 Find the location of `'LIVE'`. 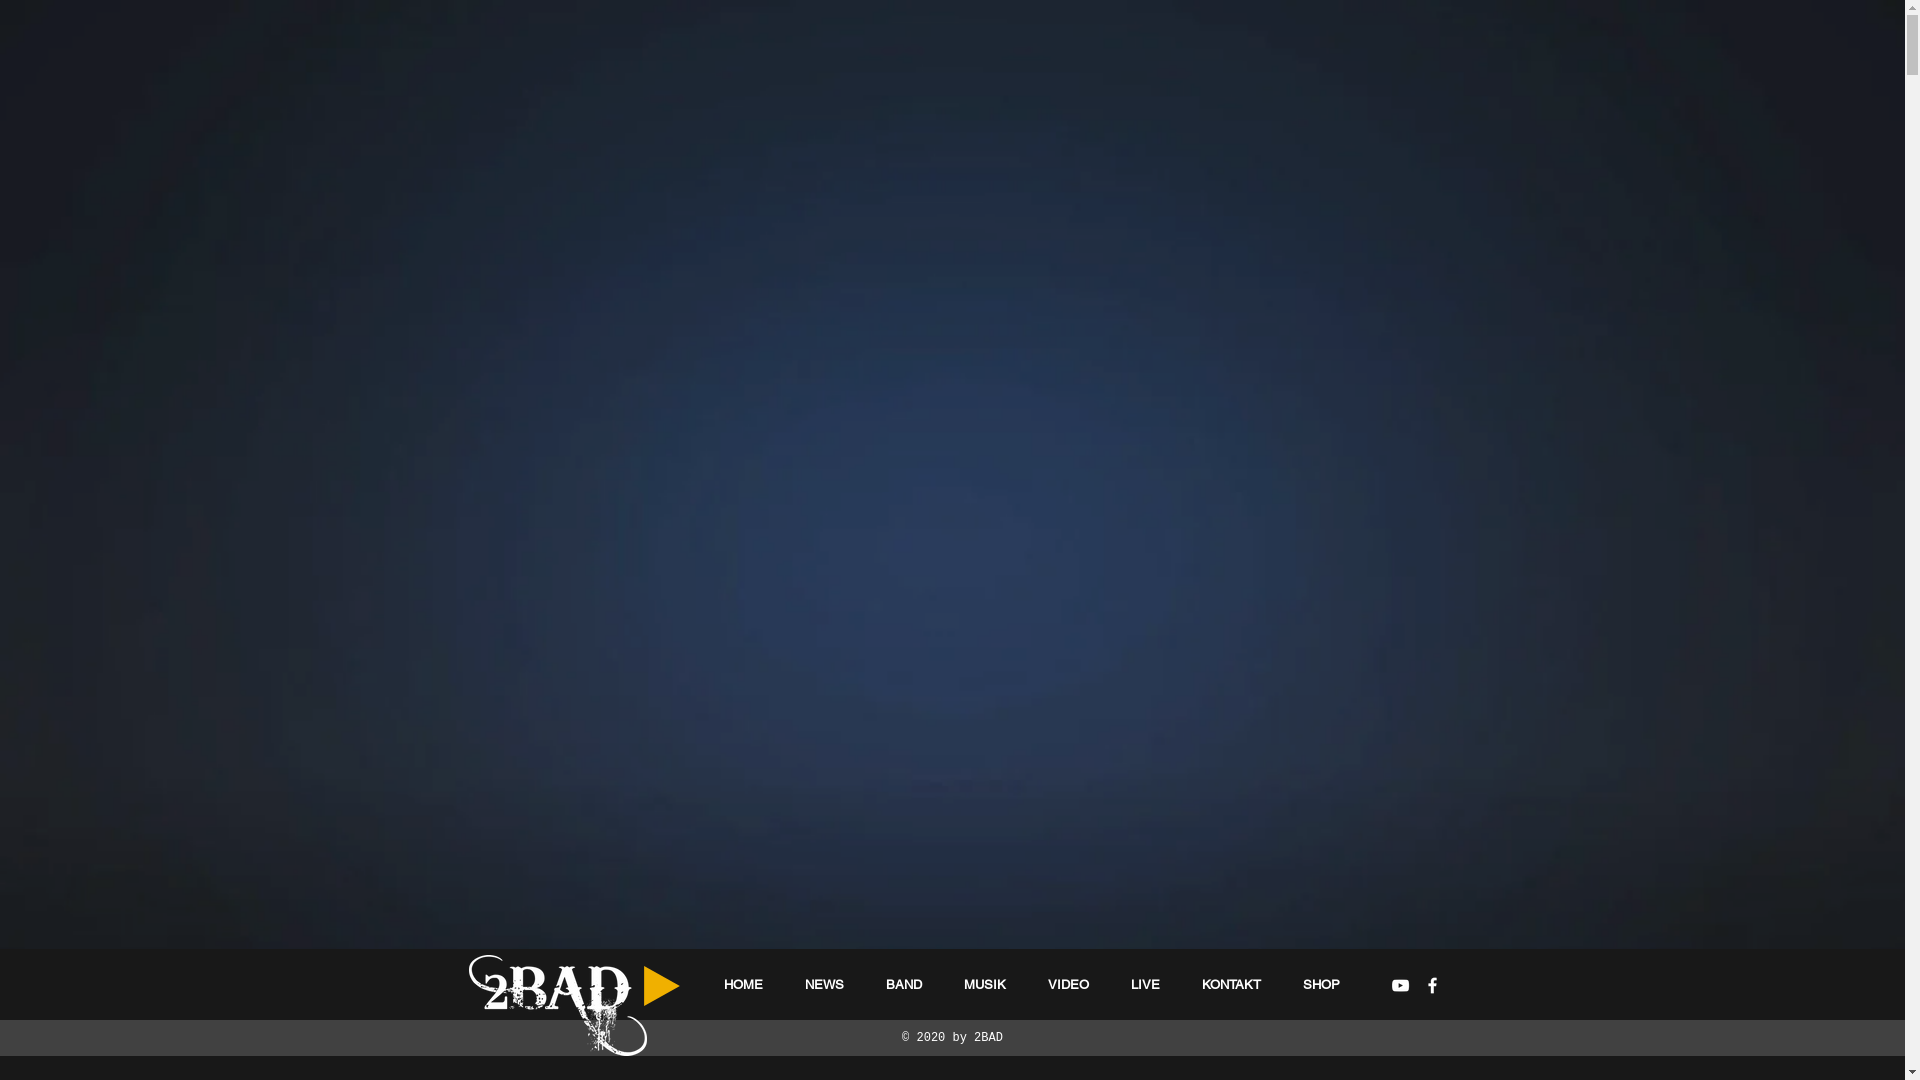

'LIVE' is located at coordinates (1145, 983).